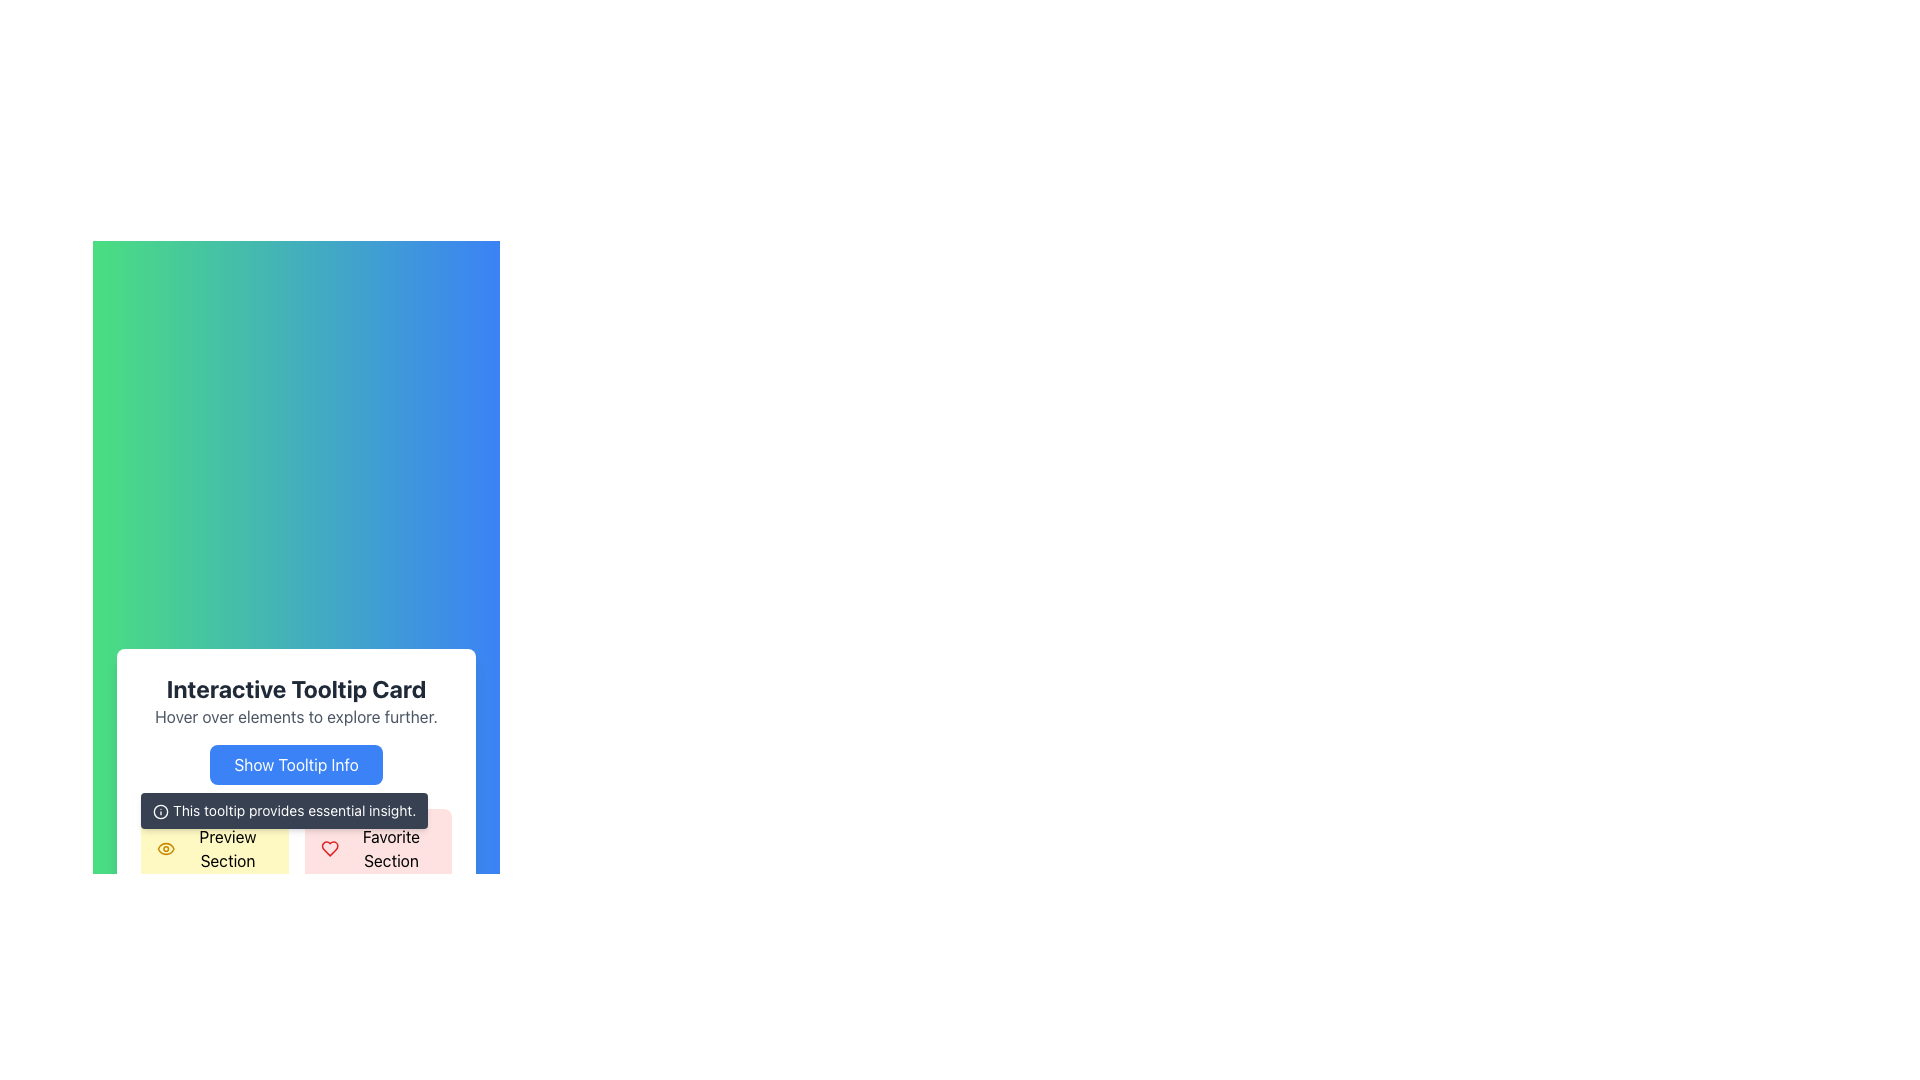 This screenshot has width=1920, height=1080. I want to click on the information icon, which is a small circular icon with a border and a centered exclamation point, located to the left of the text in the tooltip box that contains the message 'This tooltip provides essential insight', so click(161, 812).